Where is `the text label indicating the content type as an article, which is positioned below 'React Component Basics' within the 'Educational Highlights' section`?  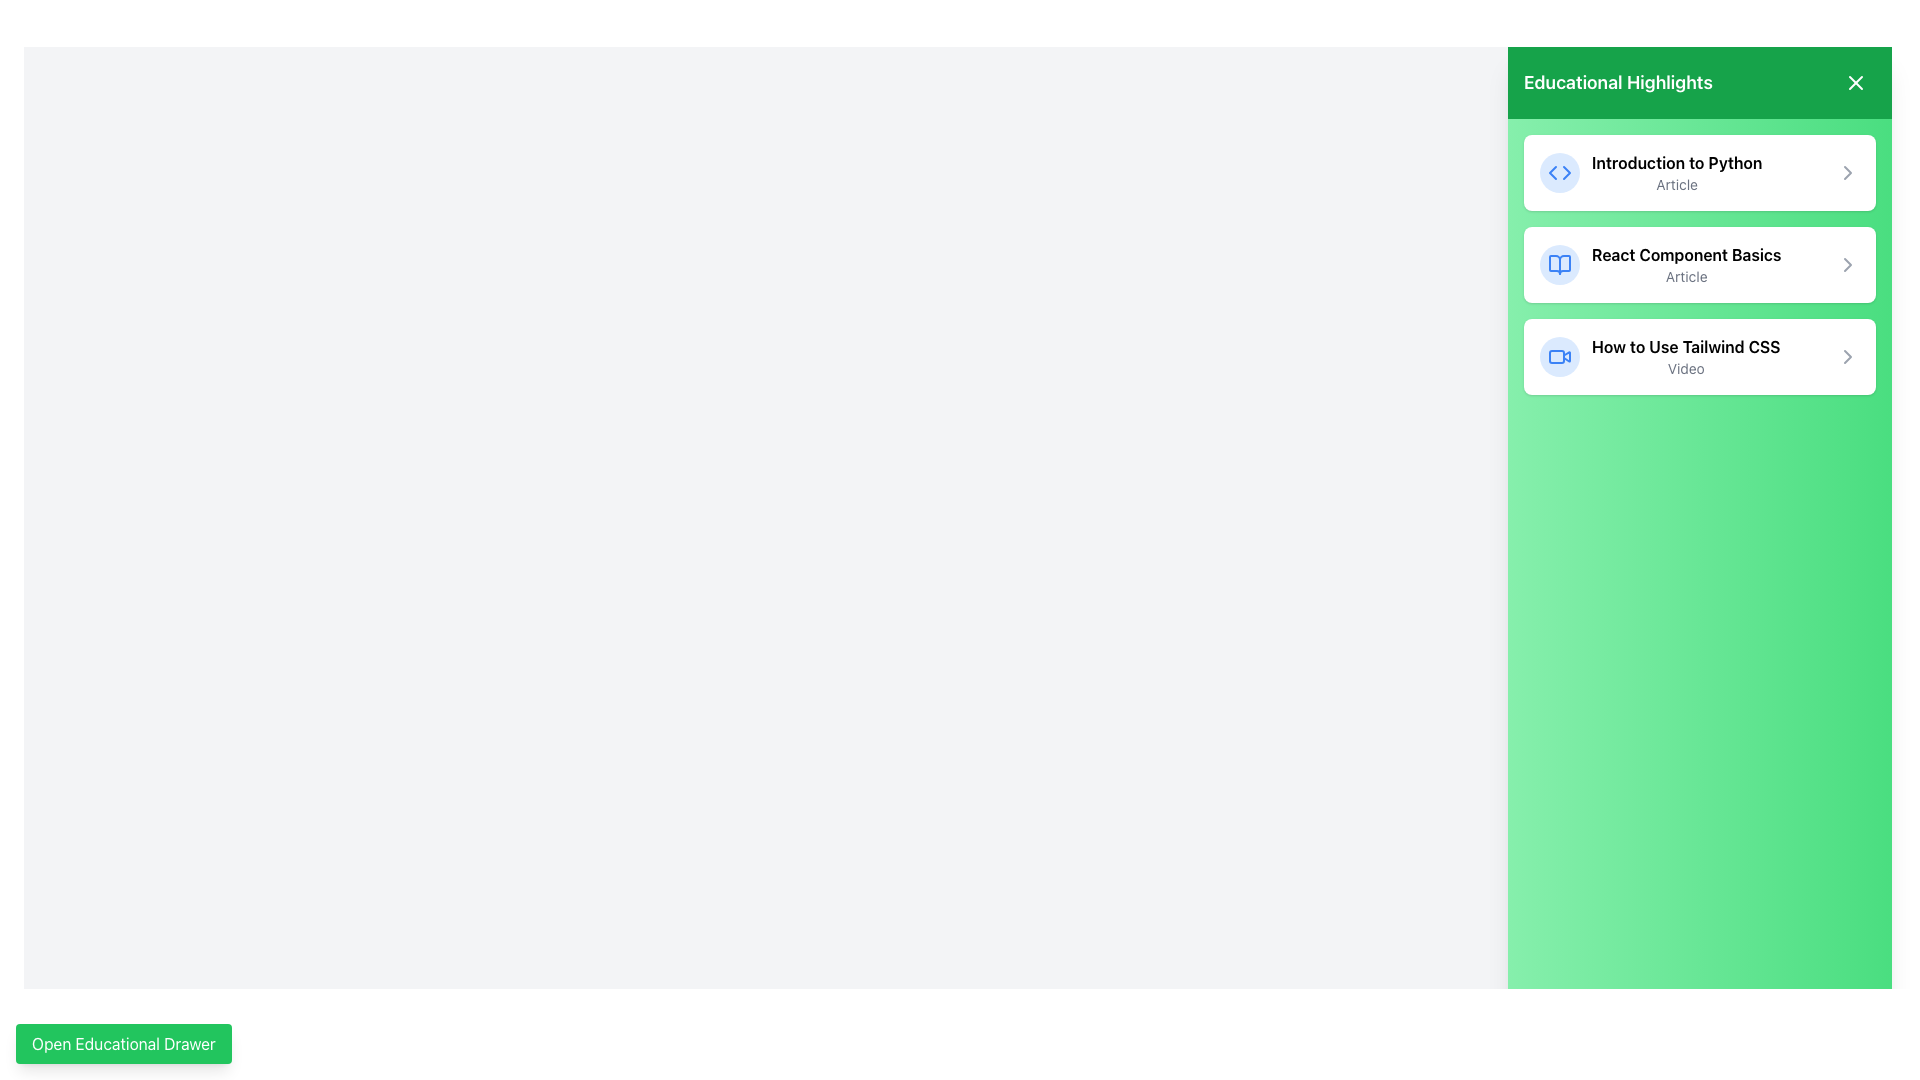 the text label indicating the content type as an article, which is positioned below 'React Component Basics' within the 'Educational Highlights' section is located at coordinates (1685, 277).